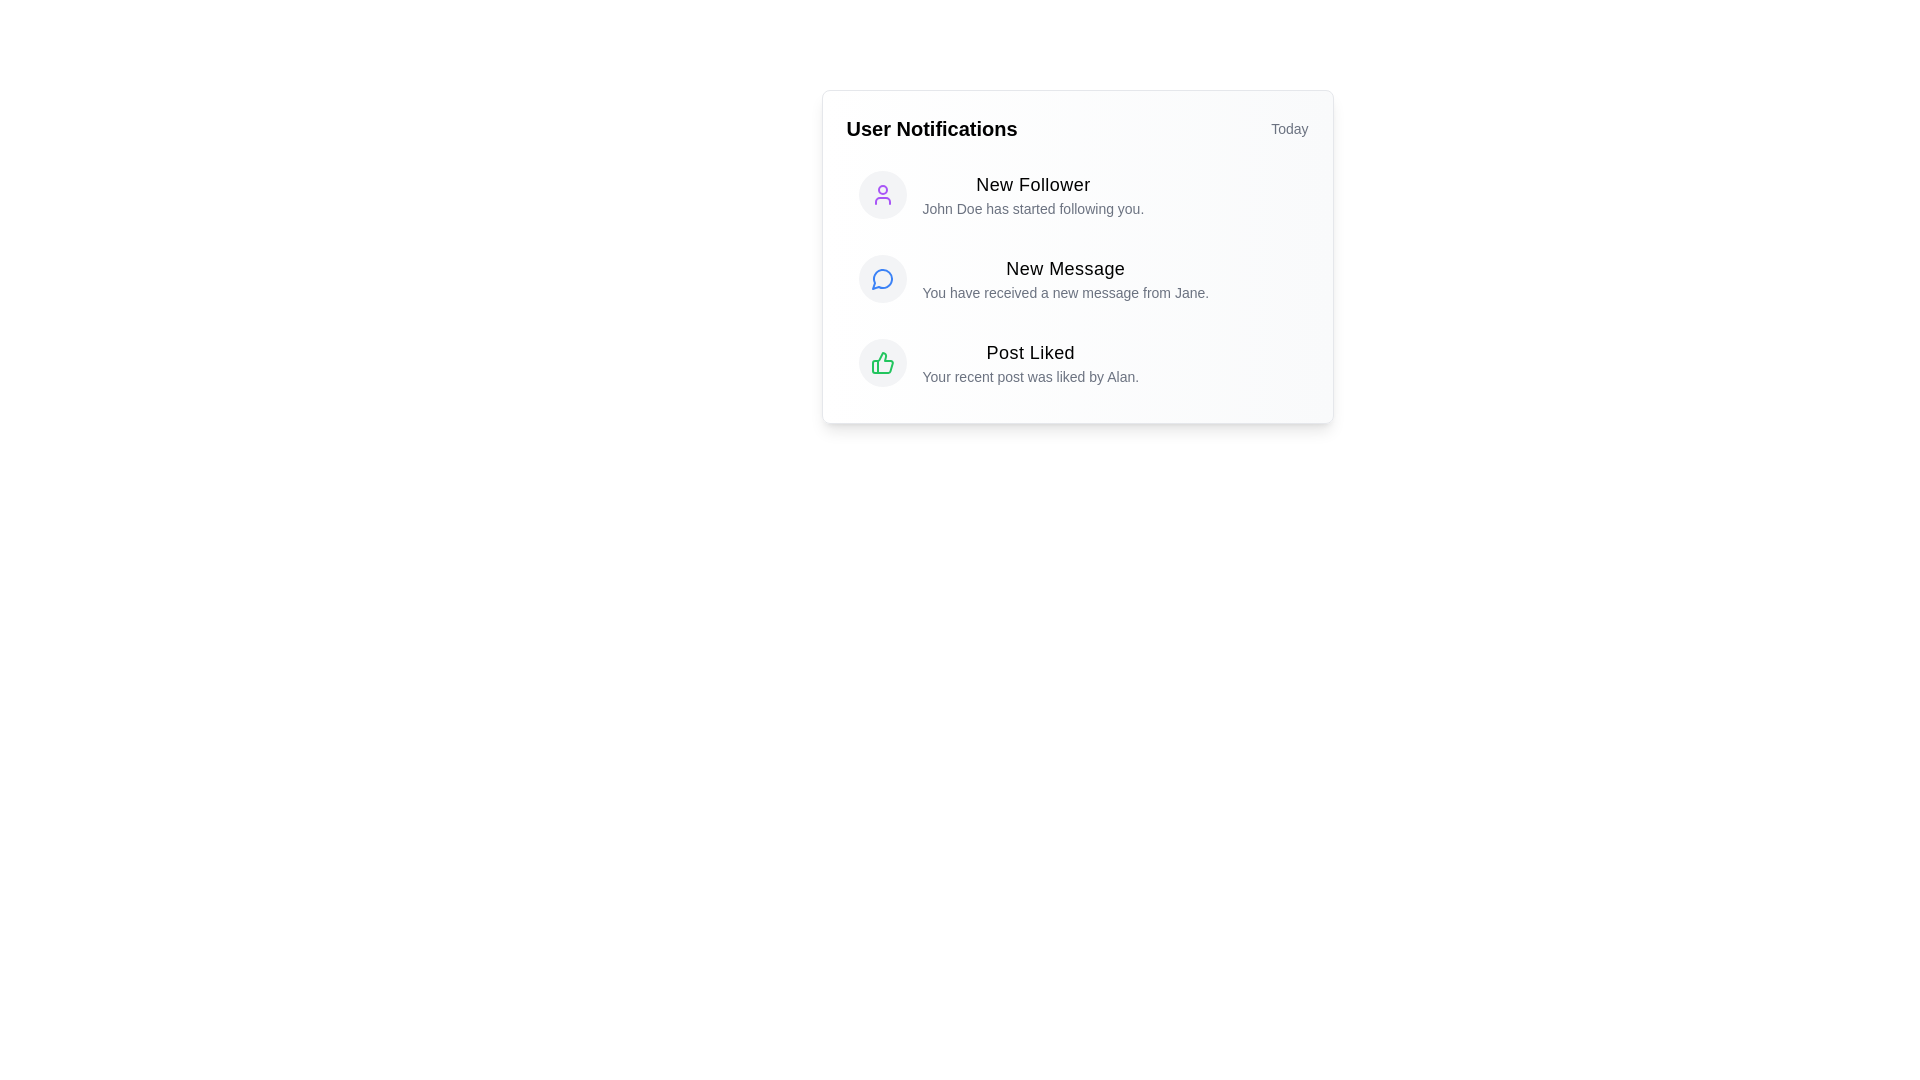  Describe the element at coordinates (1064, 278) in the screenshot. I see `message details from the text-based notification block labeled 'New Message' which displays 'You have received a new message from Jane.'` at that location.